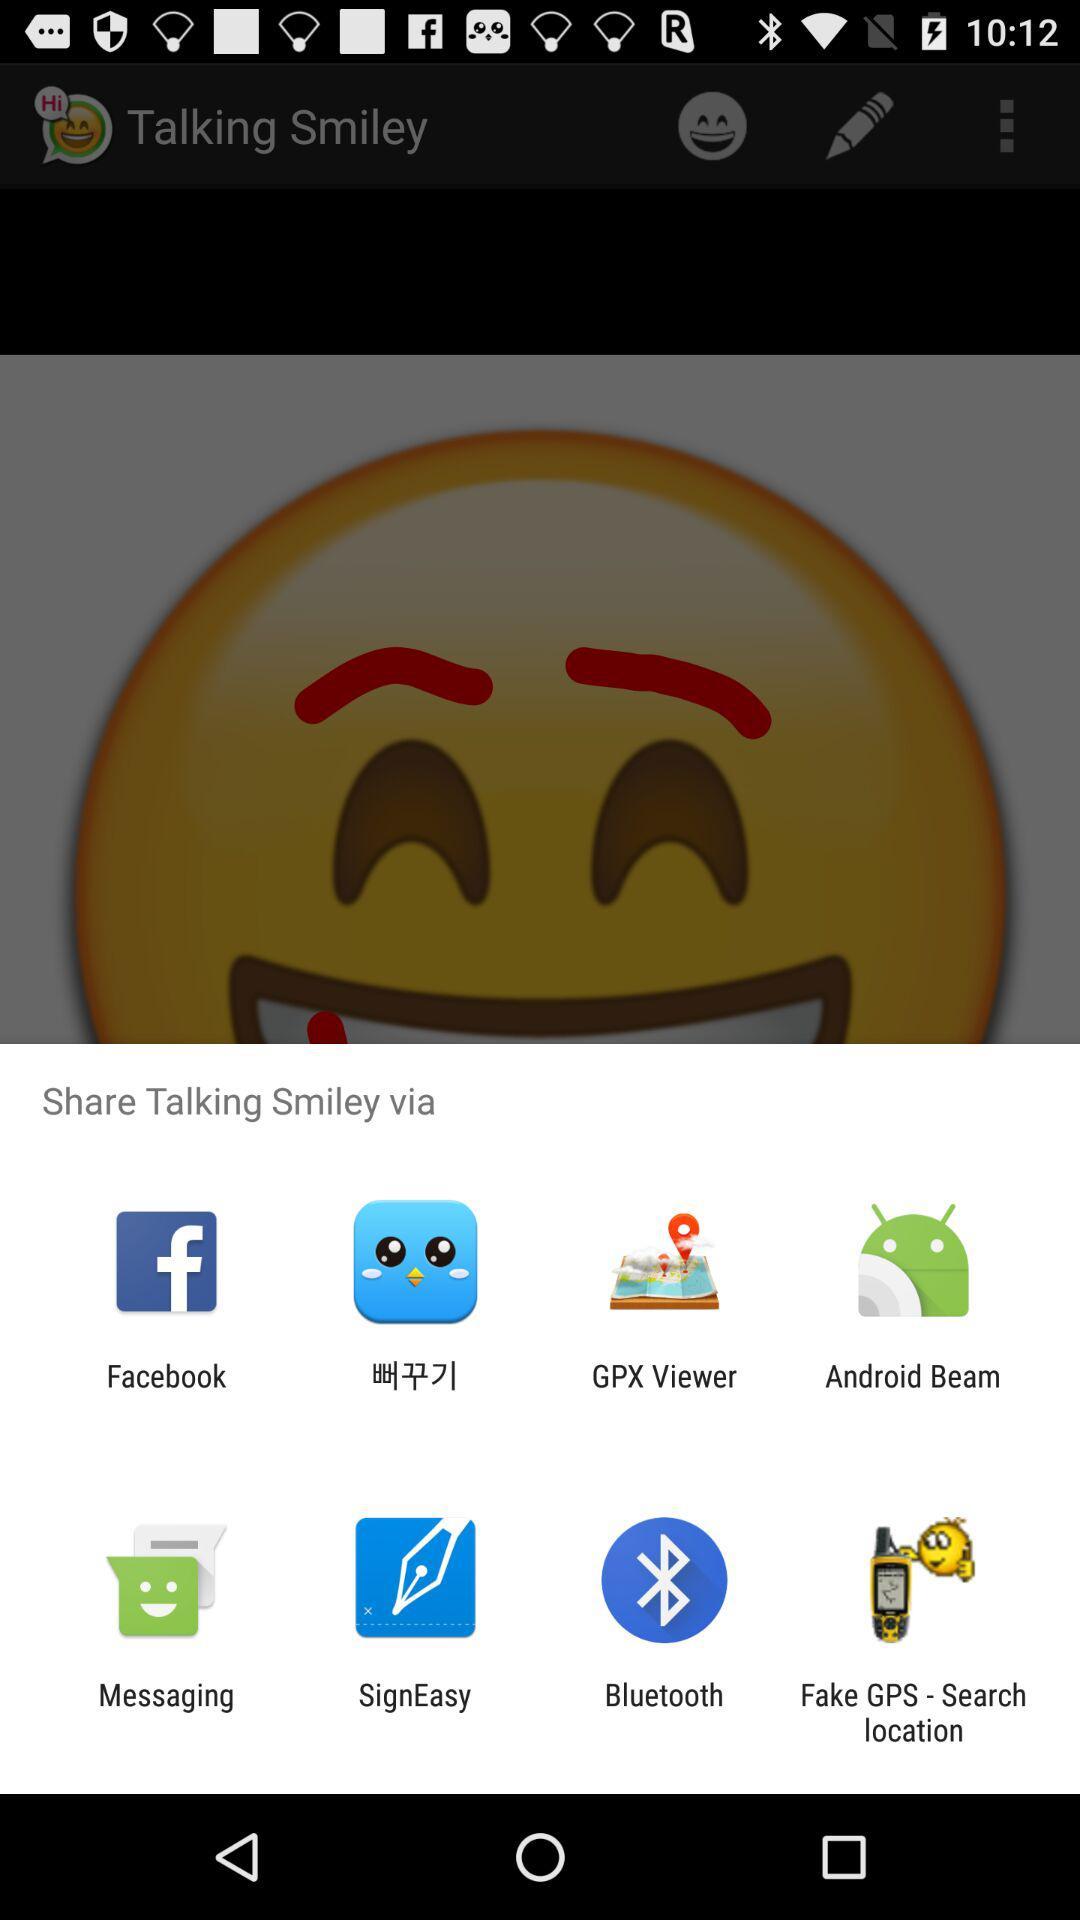  I want to click on android beam icon, so click(913, 1392).